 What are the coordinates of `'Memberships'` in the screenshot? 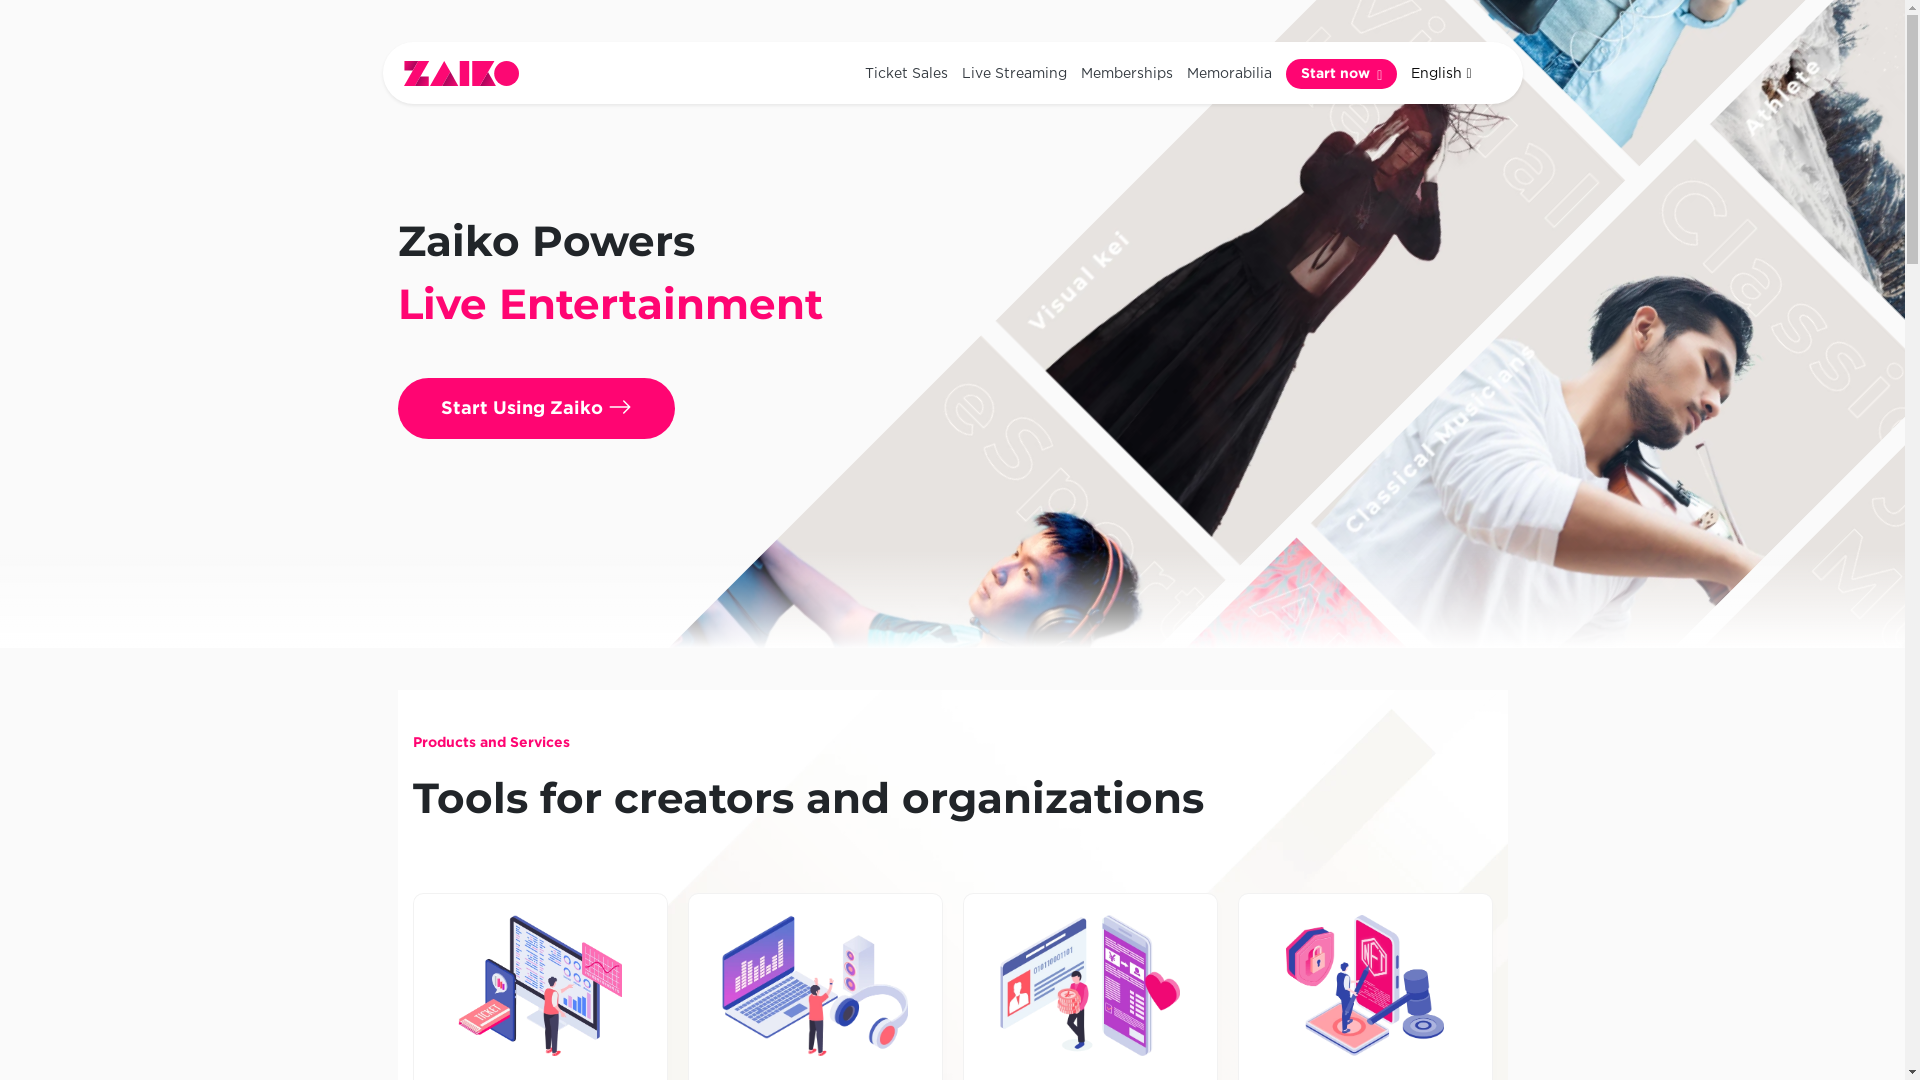 It's located at (1127, 72).